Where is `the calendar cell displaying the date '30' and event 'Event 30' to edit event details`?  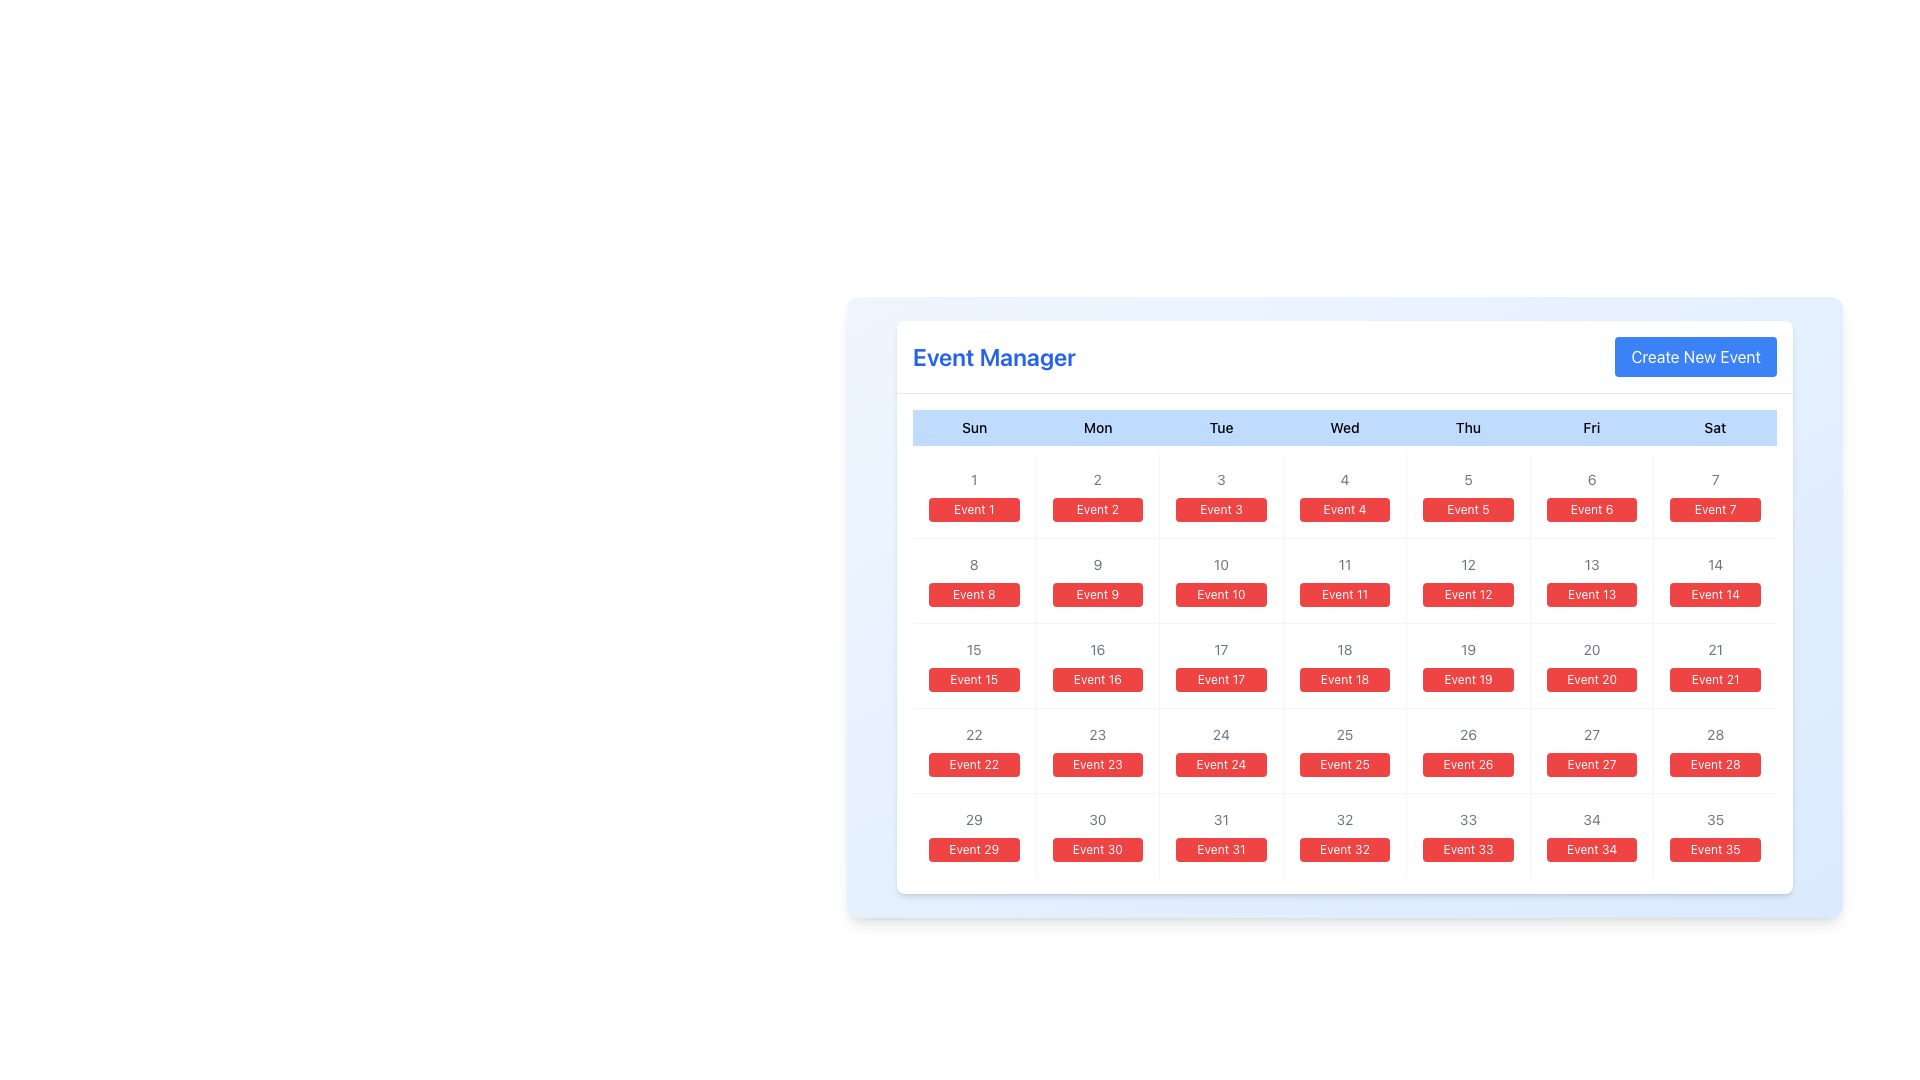
the calendar cell displaying the date '30' and event 'Event 30' to edit event details is located at coordinates (1096, 836).